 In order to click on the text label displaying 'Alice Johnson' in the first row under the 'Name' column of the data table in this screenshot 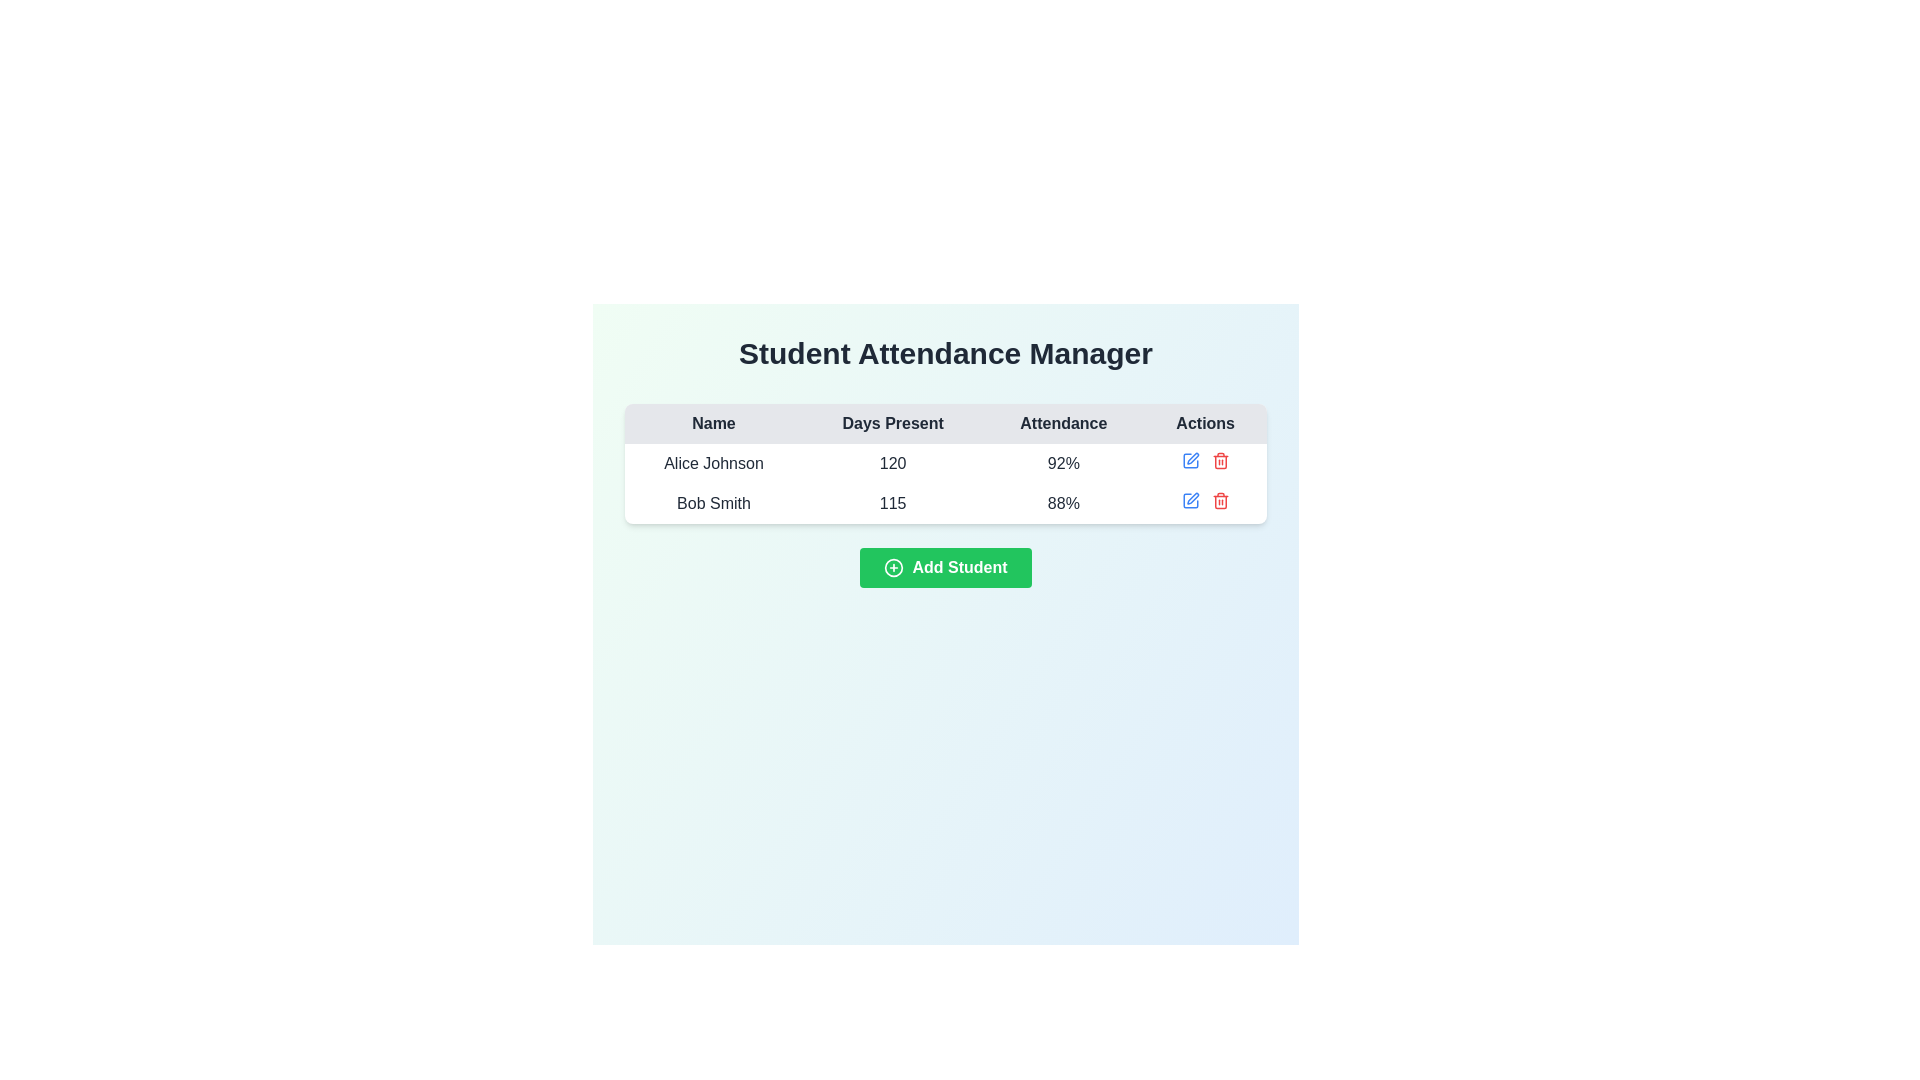, I will do `click(714, 463)`.